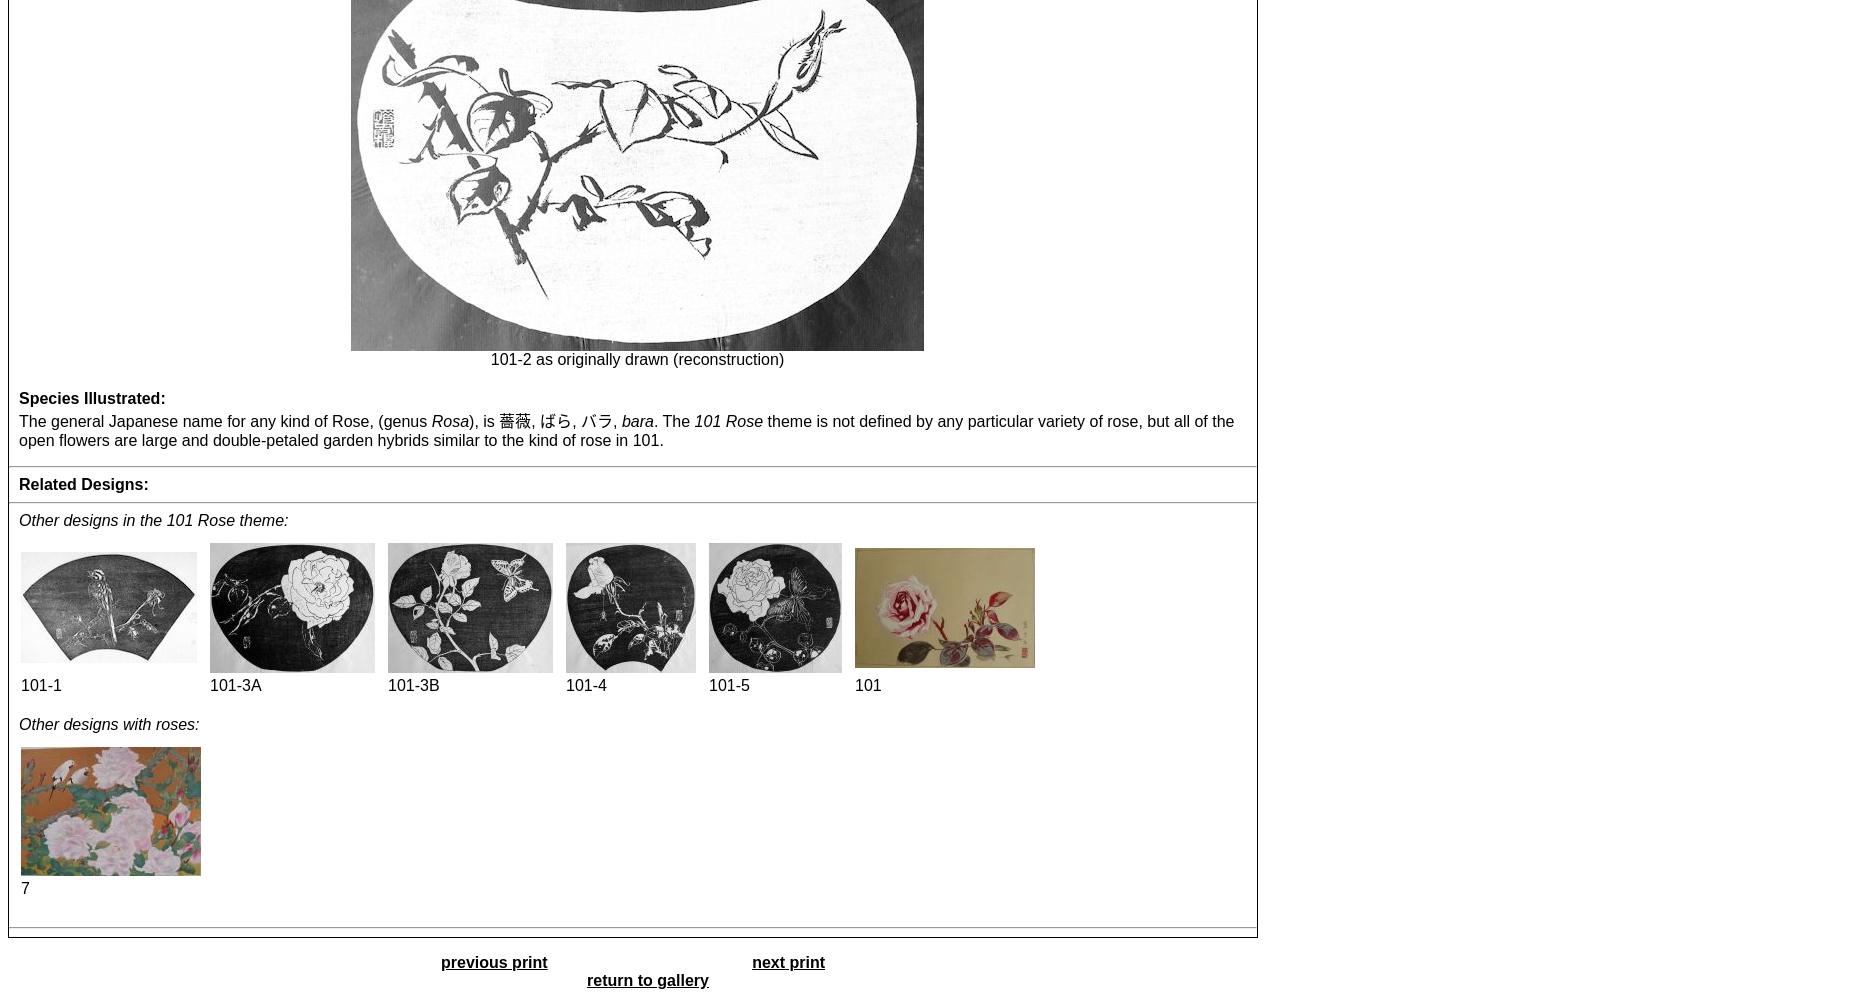  Describe the element at coordinates (586, 684) in the screenshot. I see `'101-4'` at that location.